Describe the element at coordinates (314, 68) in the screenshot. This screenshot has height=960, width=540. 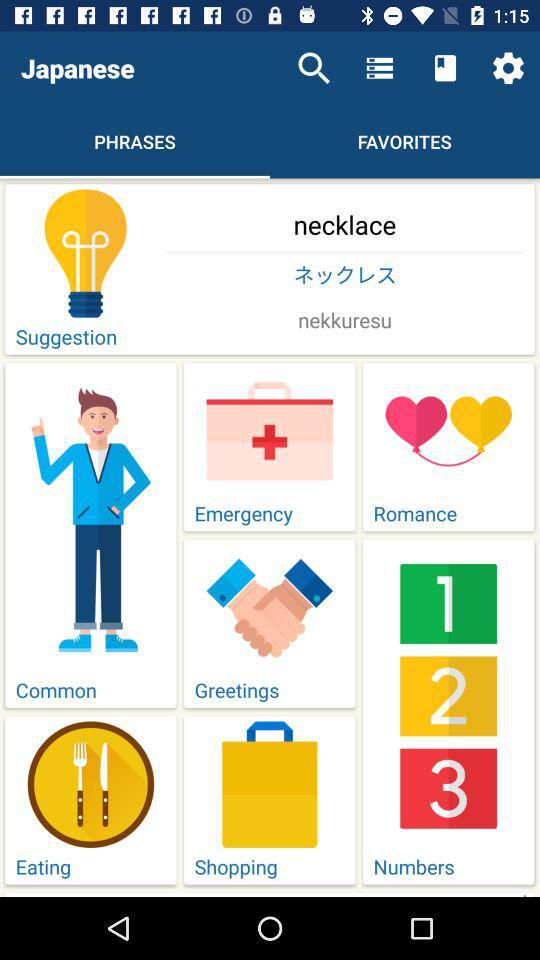
I see `the item to the right of the japanese item` at that location.